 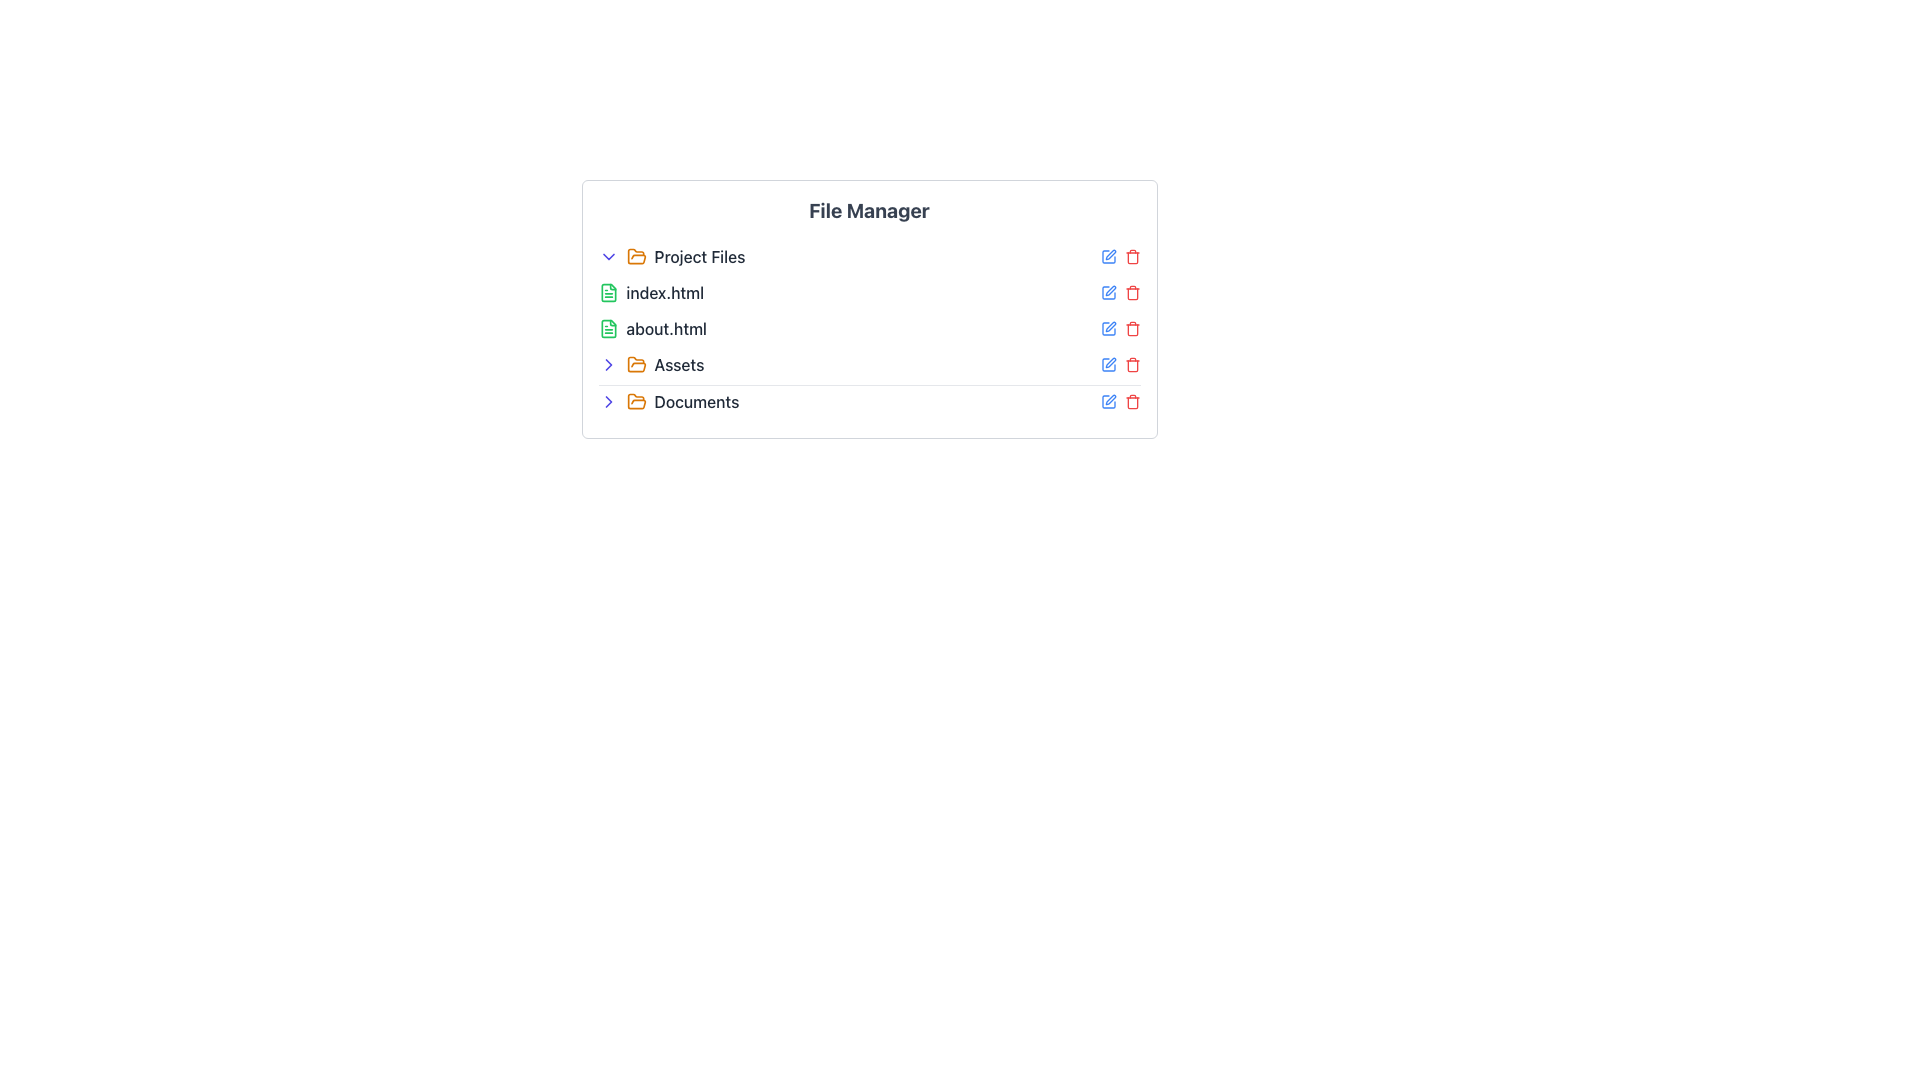 I want to click on the delete button located at the top-right corner of the first row in the File Manager, which is the second button following the blue edit icon, so click(x=1132, y=256).